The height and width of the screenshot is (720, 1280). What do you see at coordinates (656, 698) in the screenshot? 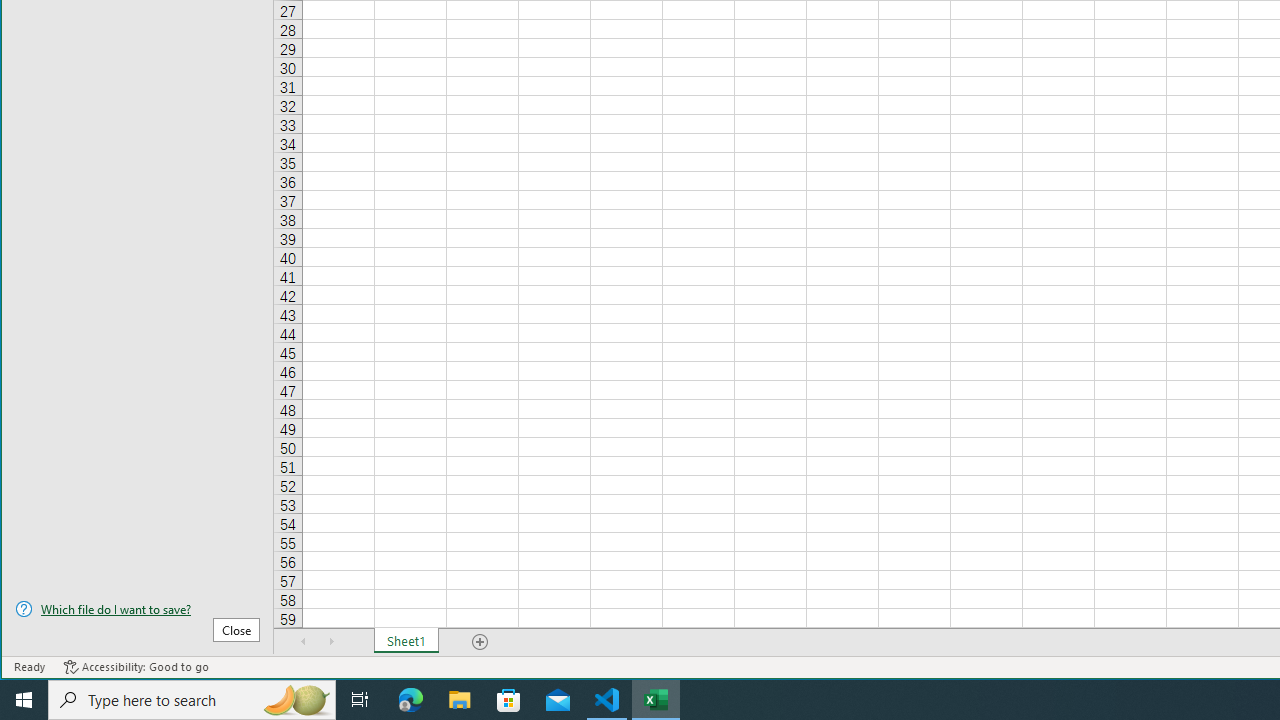
I see `'Excel - 1 running window'` at bounding box center [656, 698].